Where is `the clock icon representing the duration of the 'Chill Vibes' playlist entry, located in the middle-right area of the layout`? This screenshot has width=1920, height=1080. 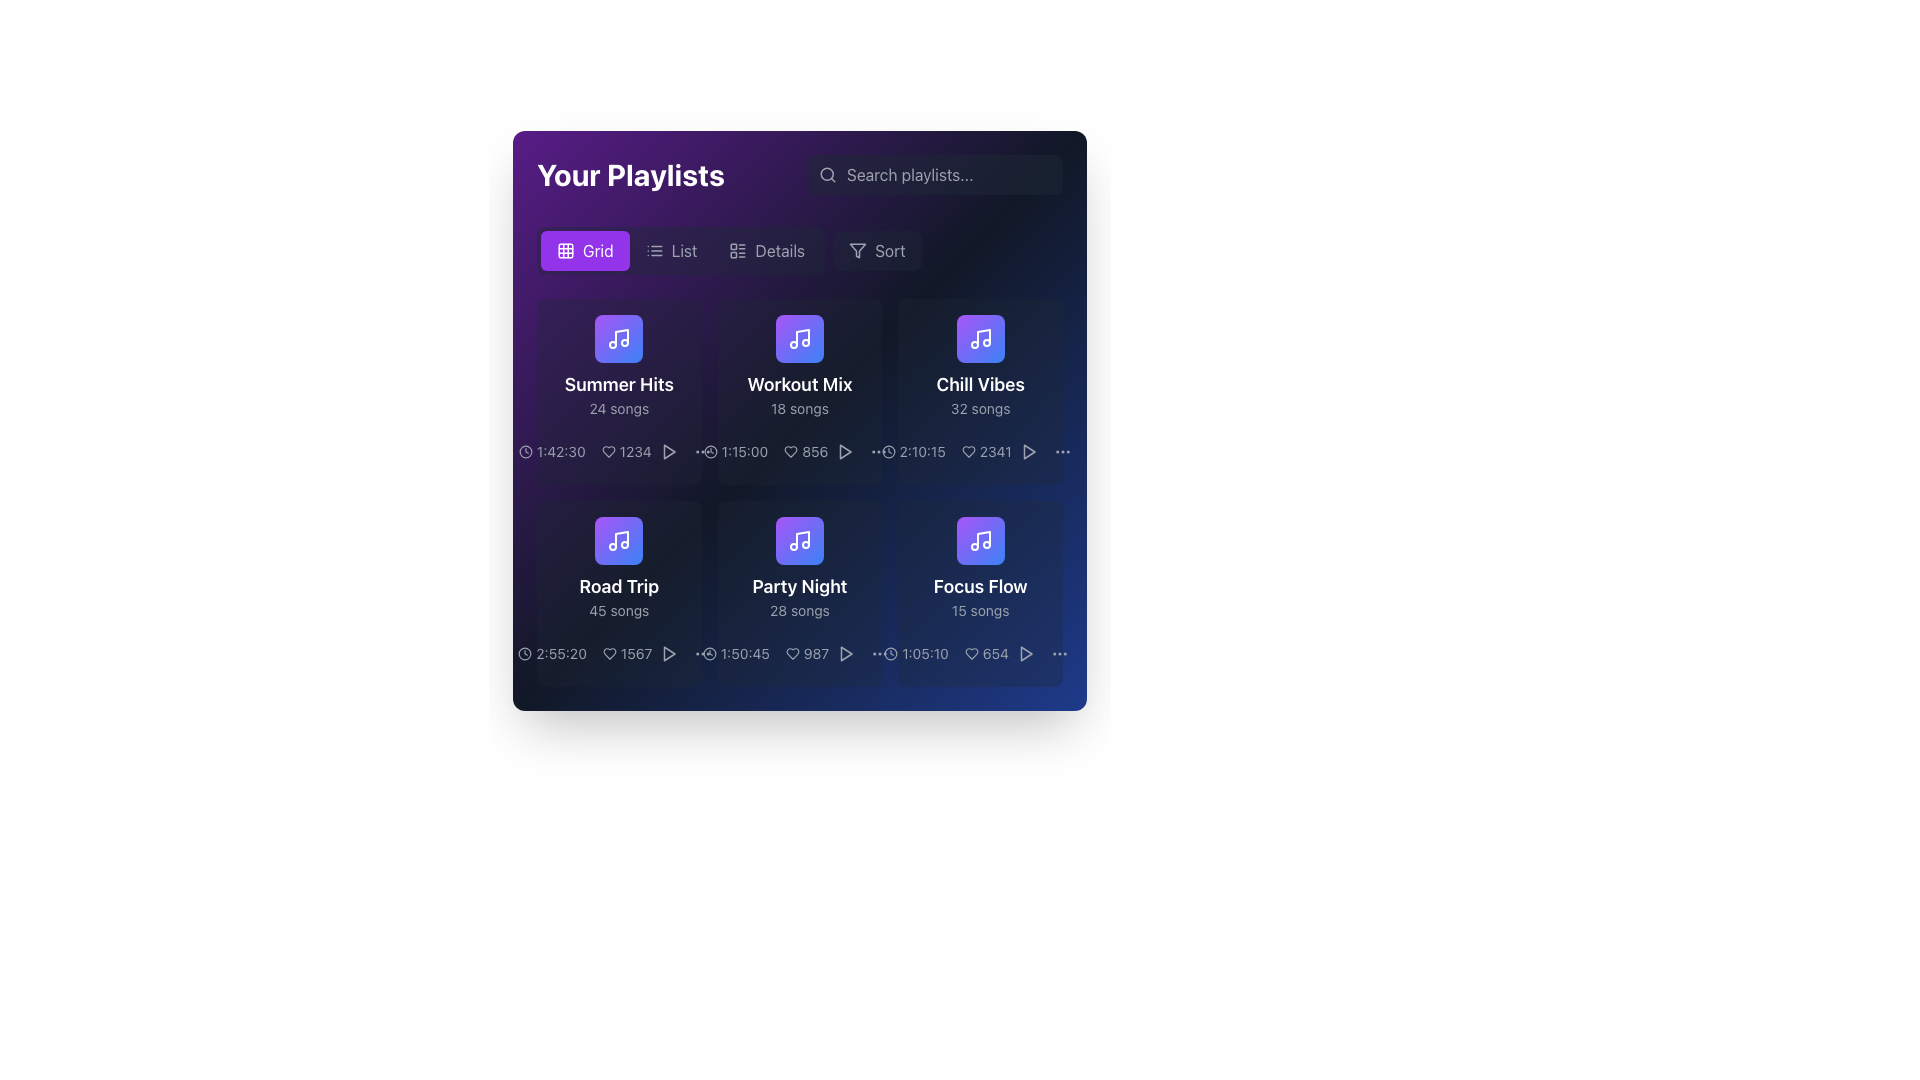
the clock icon representing the duration of the 'Chill Vibes' playlist entry, located in the middle-right area of the layout is located at coordinates (887, 451).